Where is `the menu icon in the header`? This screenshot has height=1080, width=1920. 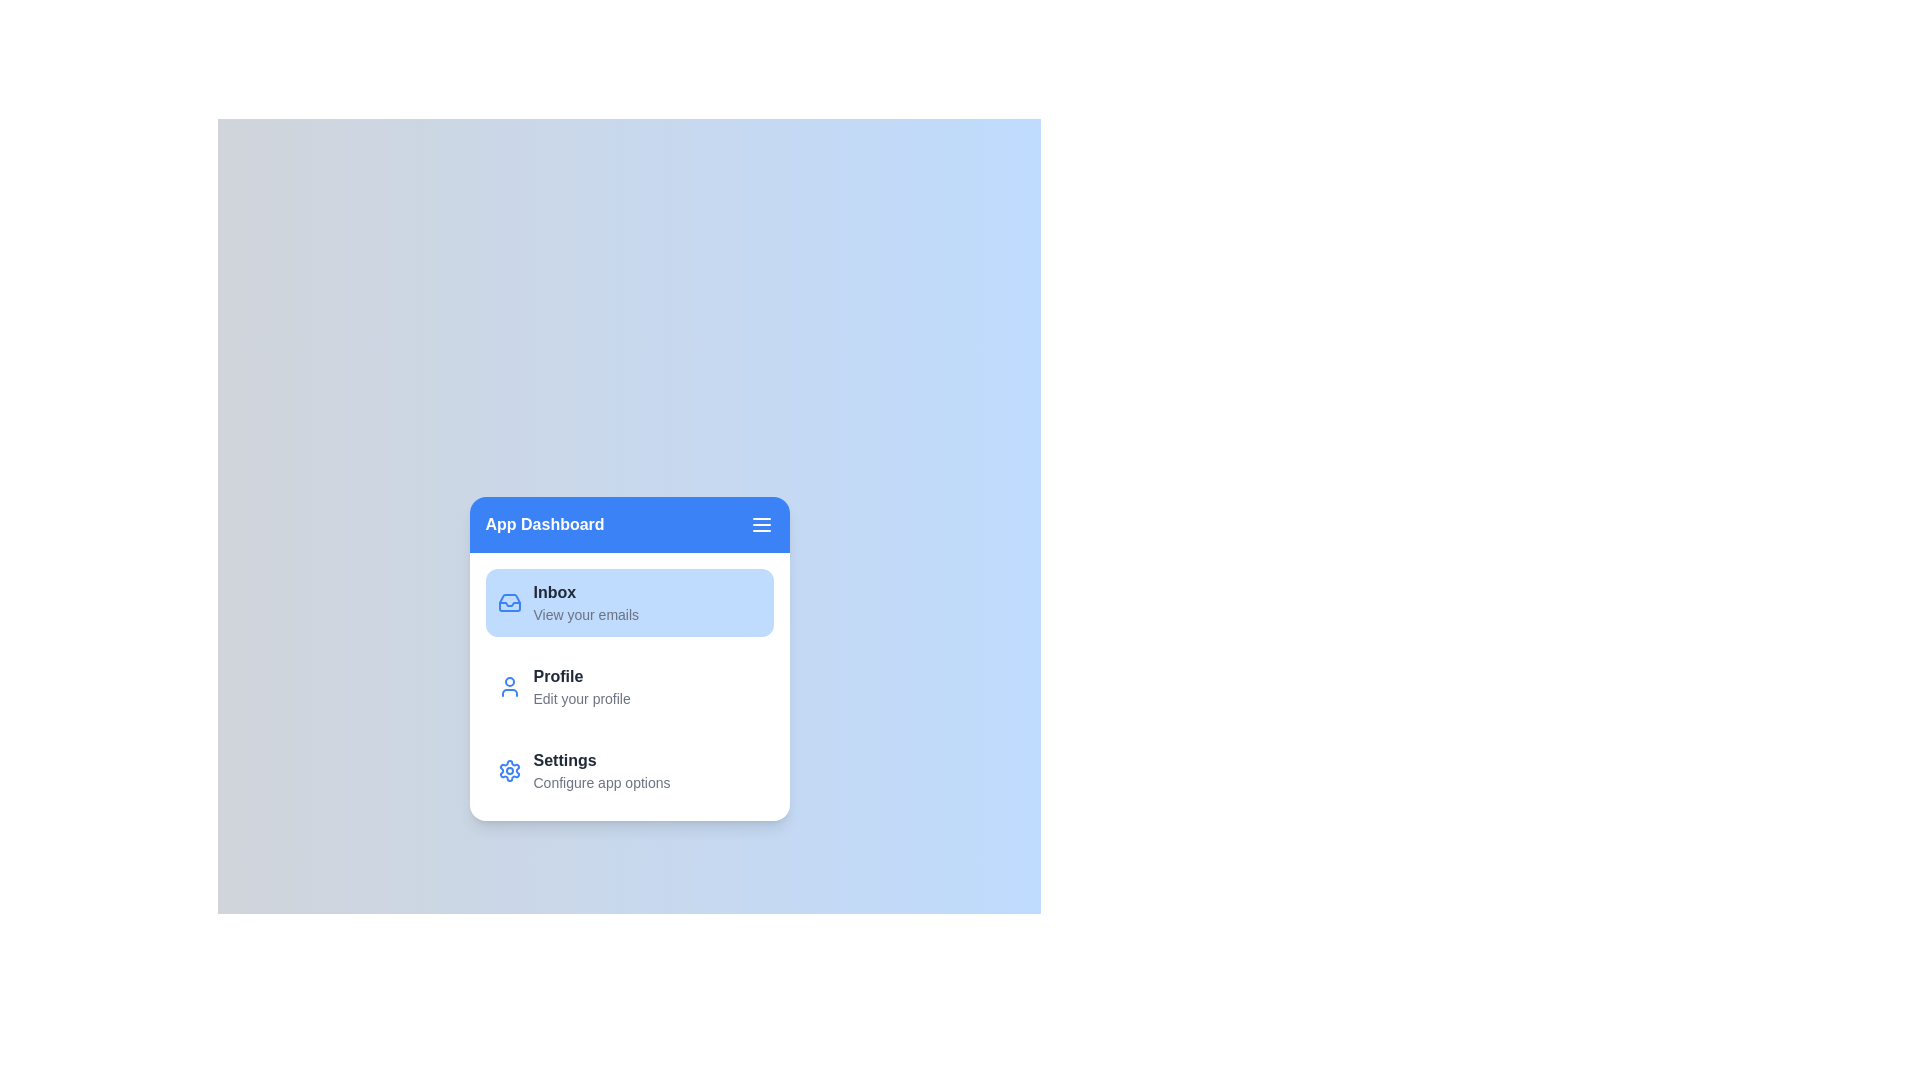 the menu icon in the header is located at coordinates (760, 523).